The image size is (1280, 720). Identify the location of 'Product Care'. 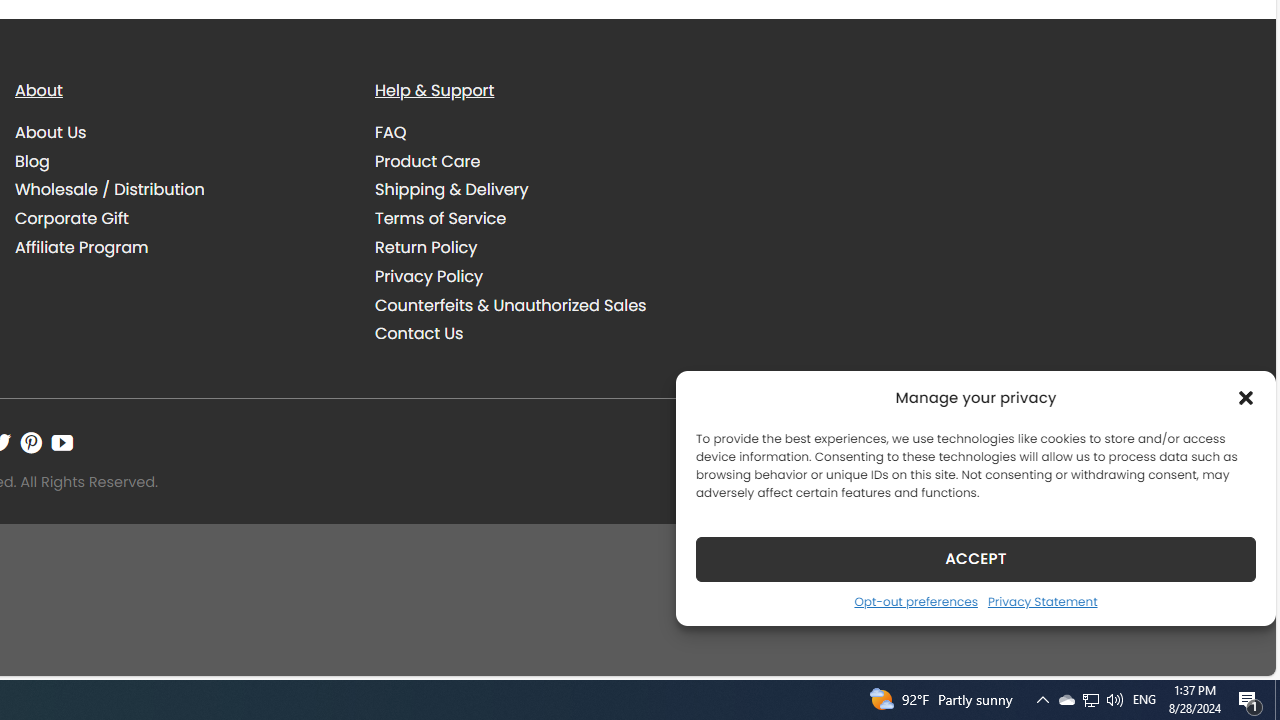
(427, 159).